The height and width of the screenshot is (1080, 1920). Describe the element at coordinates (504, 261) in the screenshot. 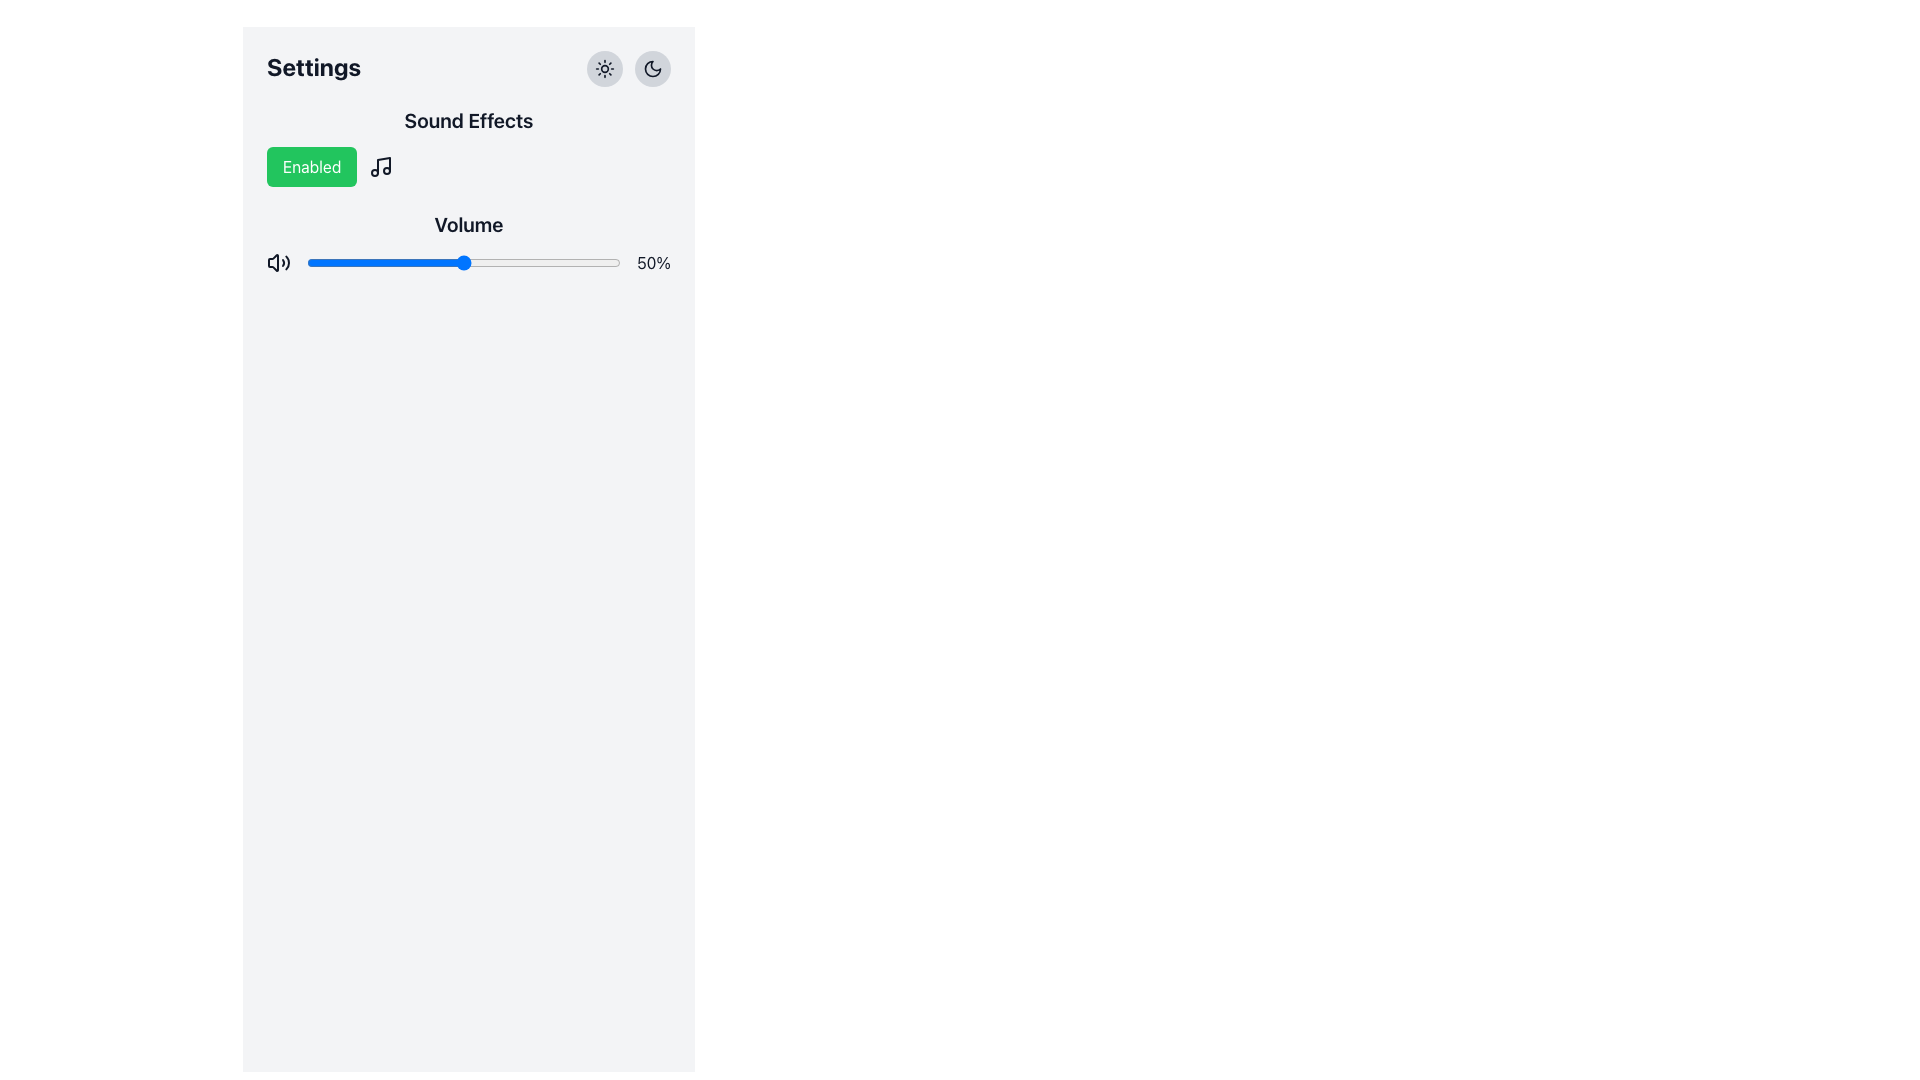

I see `the slider` at that location.